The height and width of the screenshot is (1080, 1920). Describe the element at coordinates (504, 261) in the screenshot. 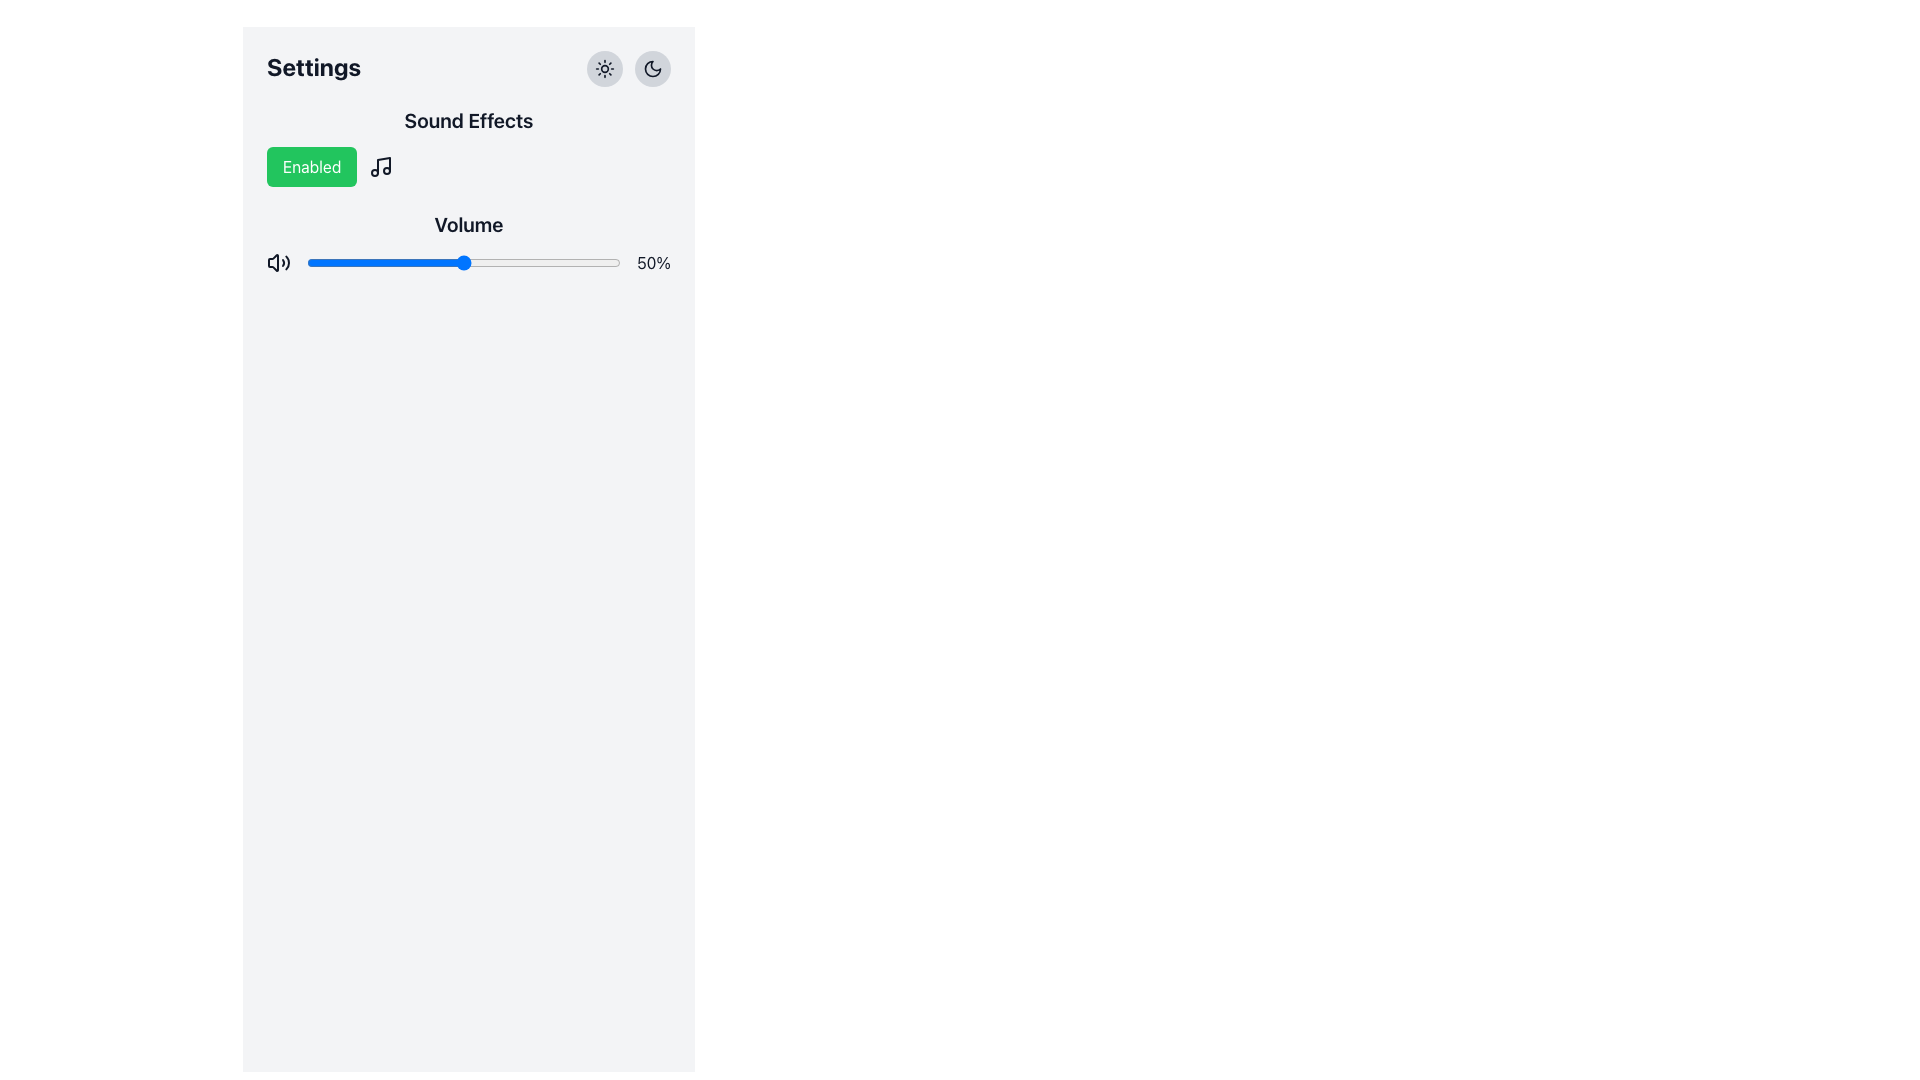

I see `the slider` at that location.